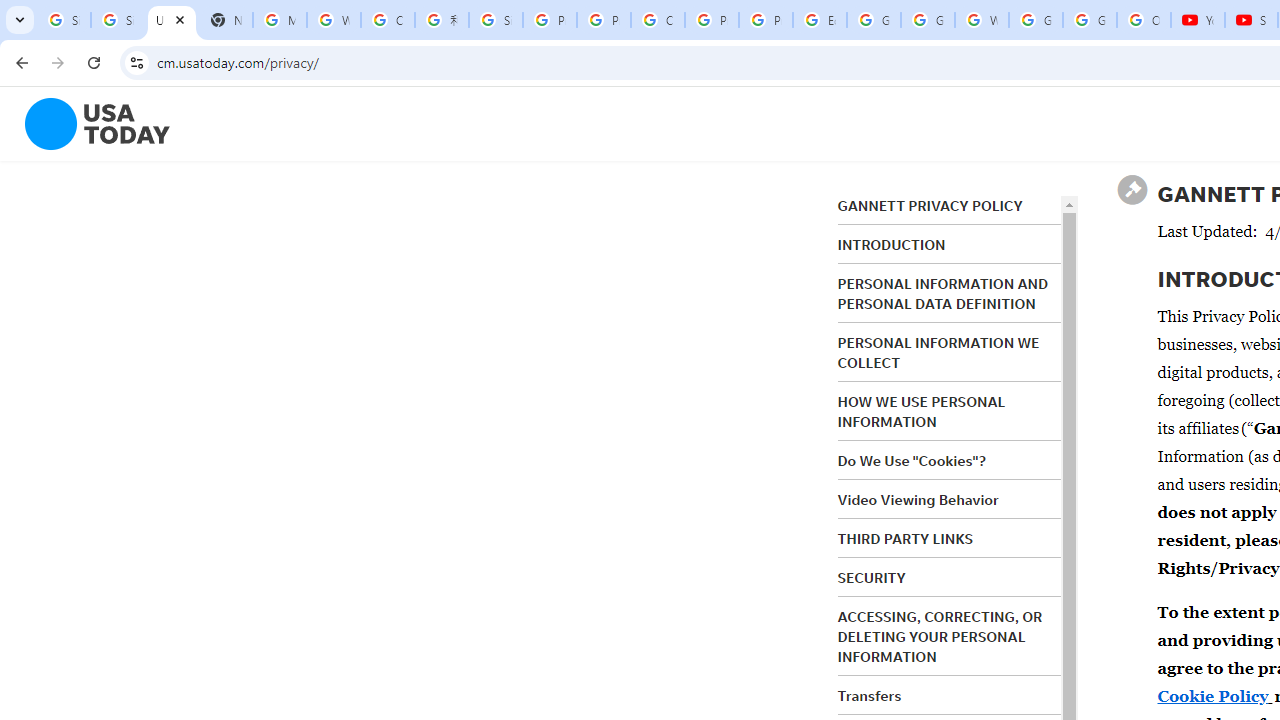  I want to click on 'THIRD PARTY LINKS', so click(904, 537).